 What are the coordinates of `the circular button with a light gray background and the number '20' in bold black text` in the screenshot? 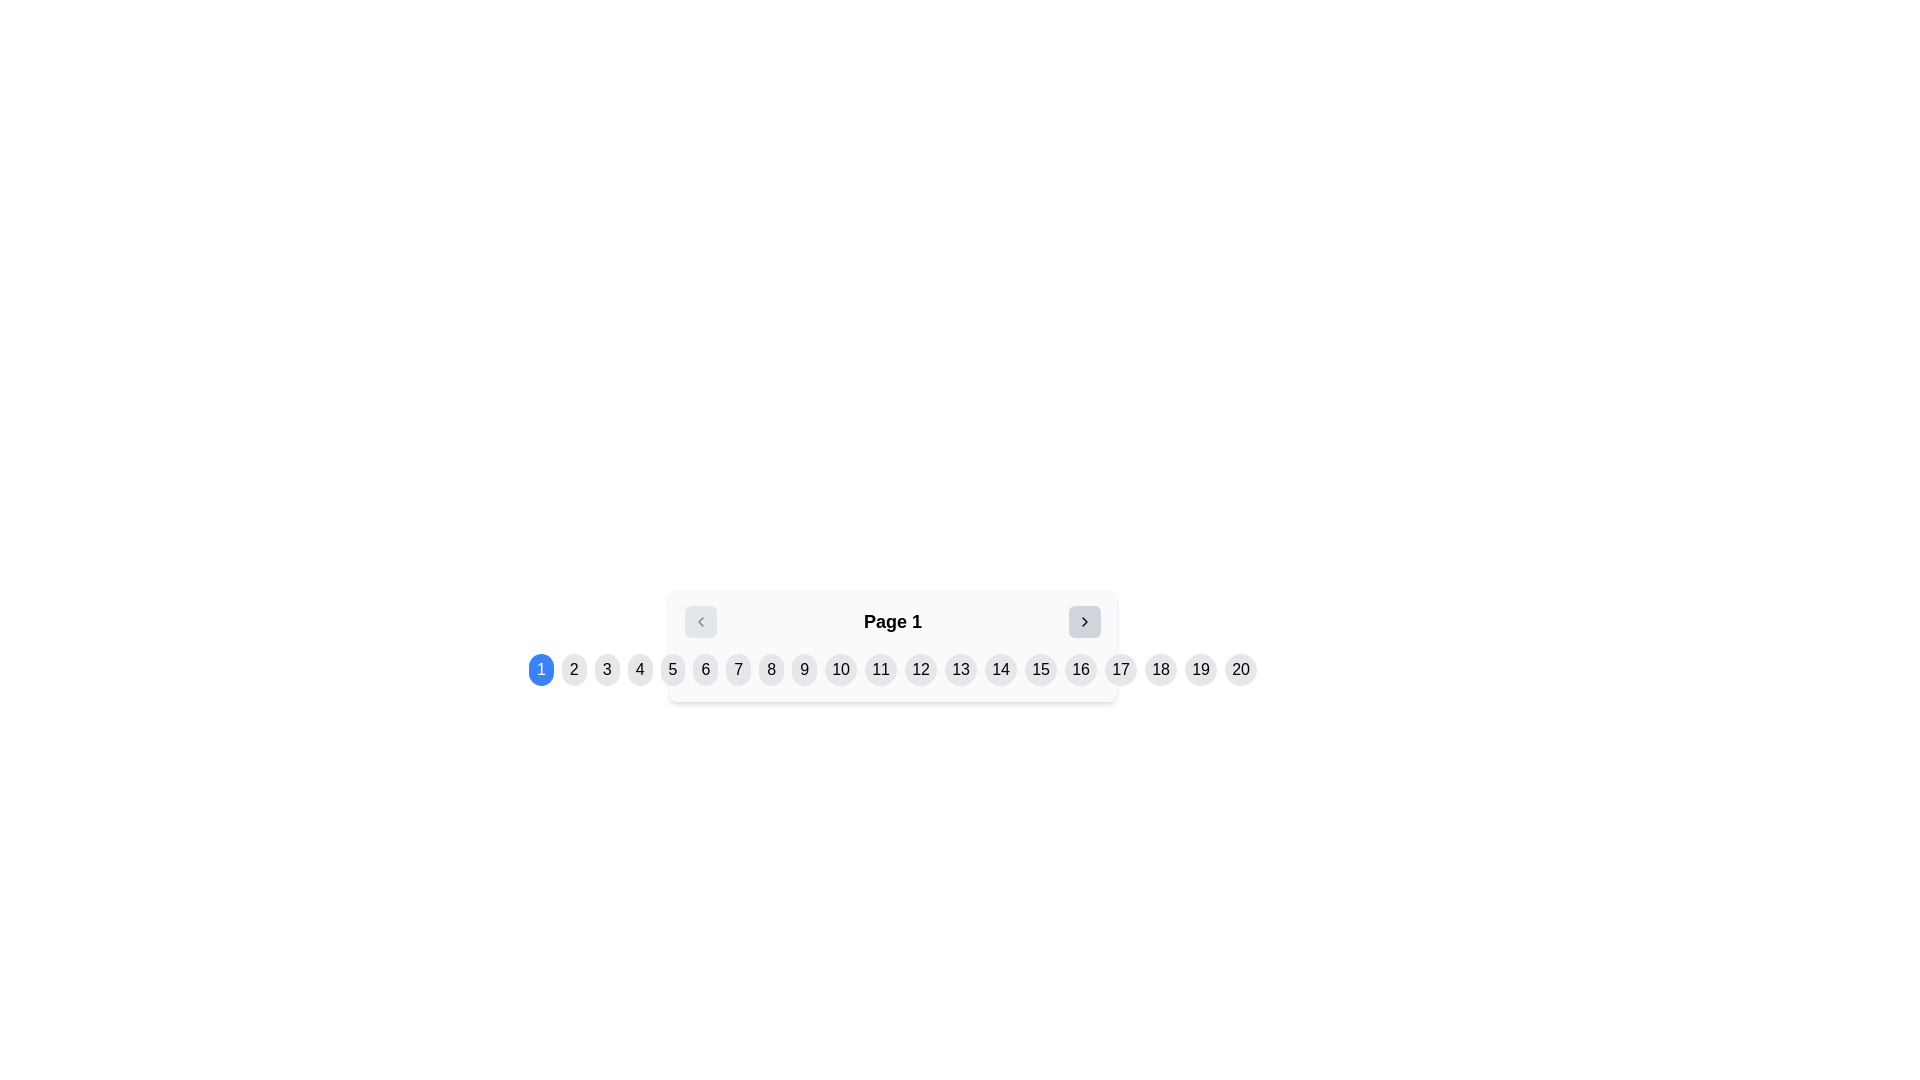 It's located at (1240, 670).